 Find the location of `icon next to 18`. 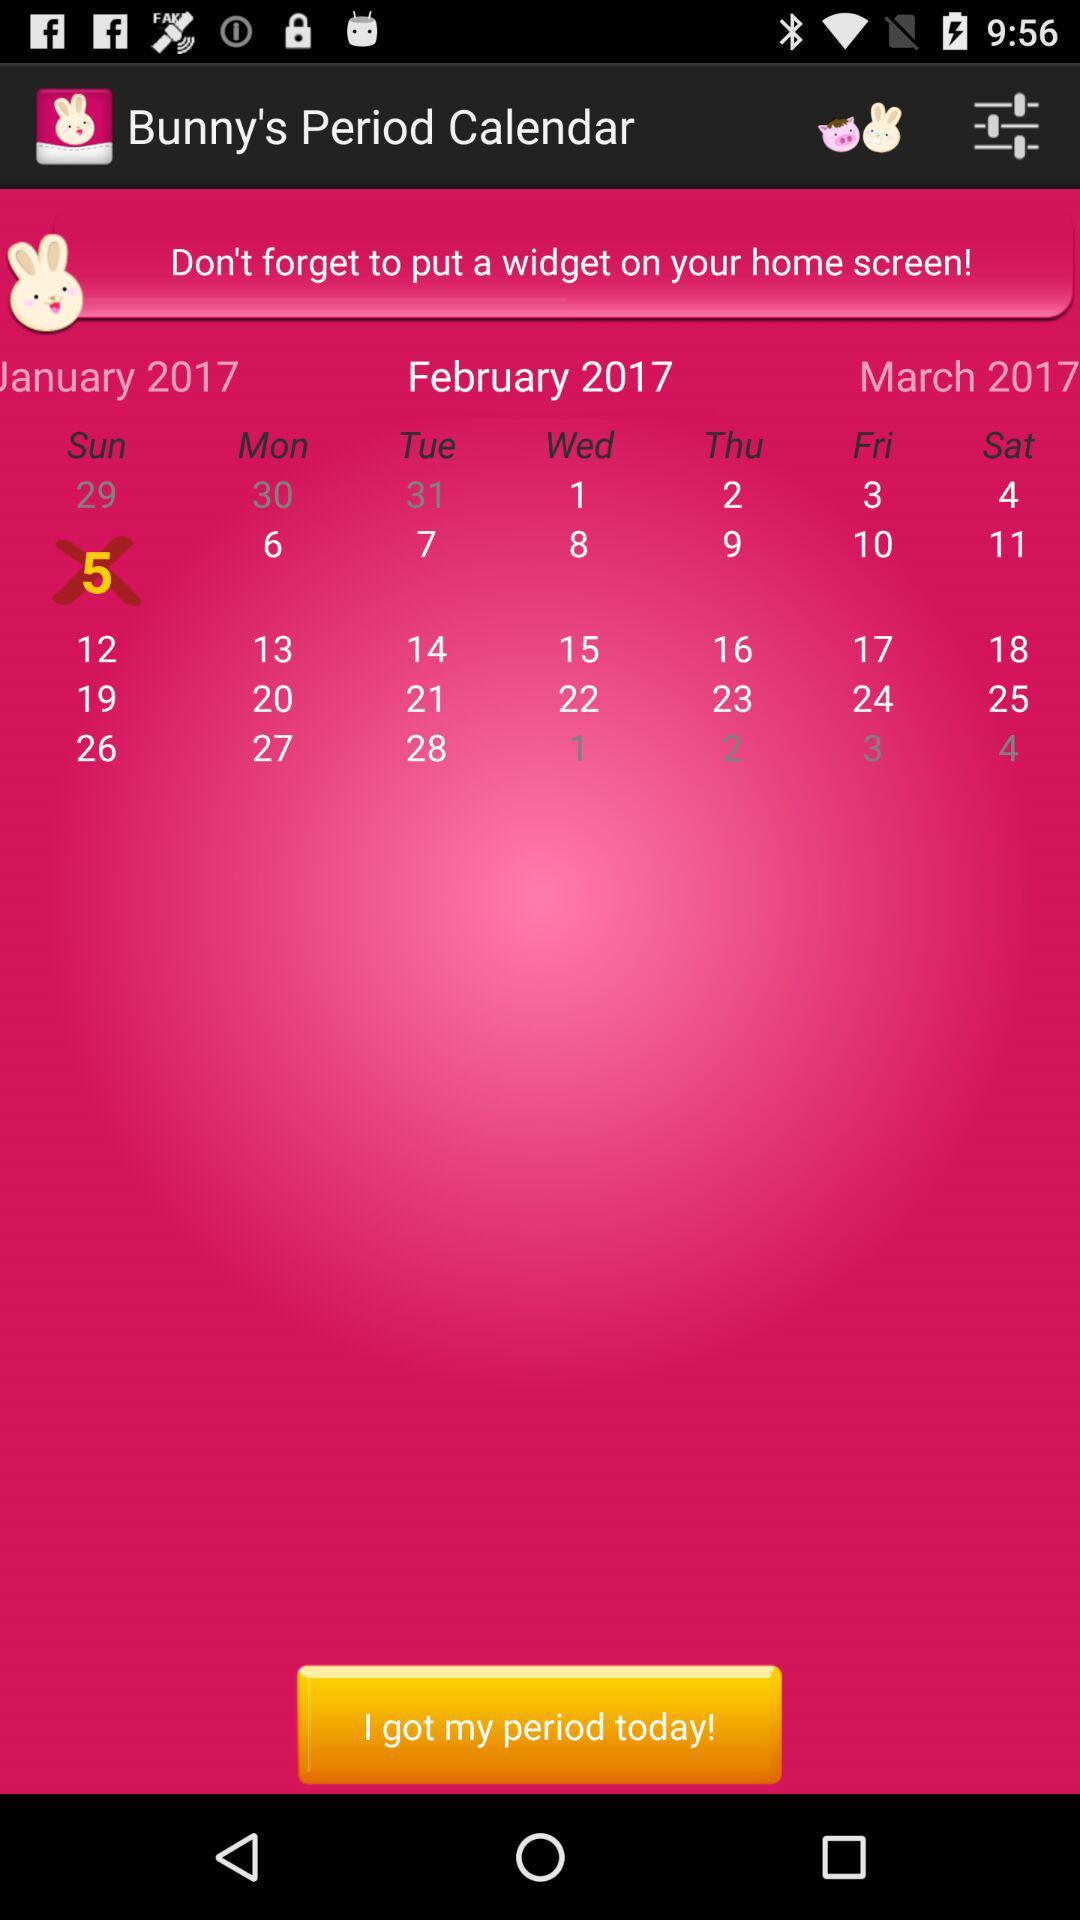

icon next to 18 is located at coordinates (871, 648).